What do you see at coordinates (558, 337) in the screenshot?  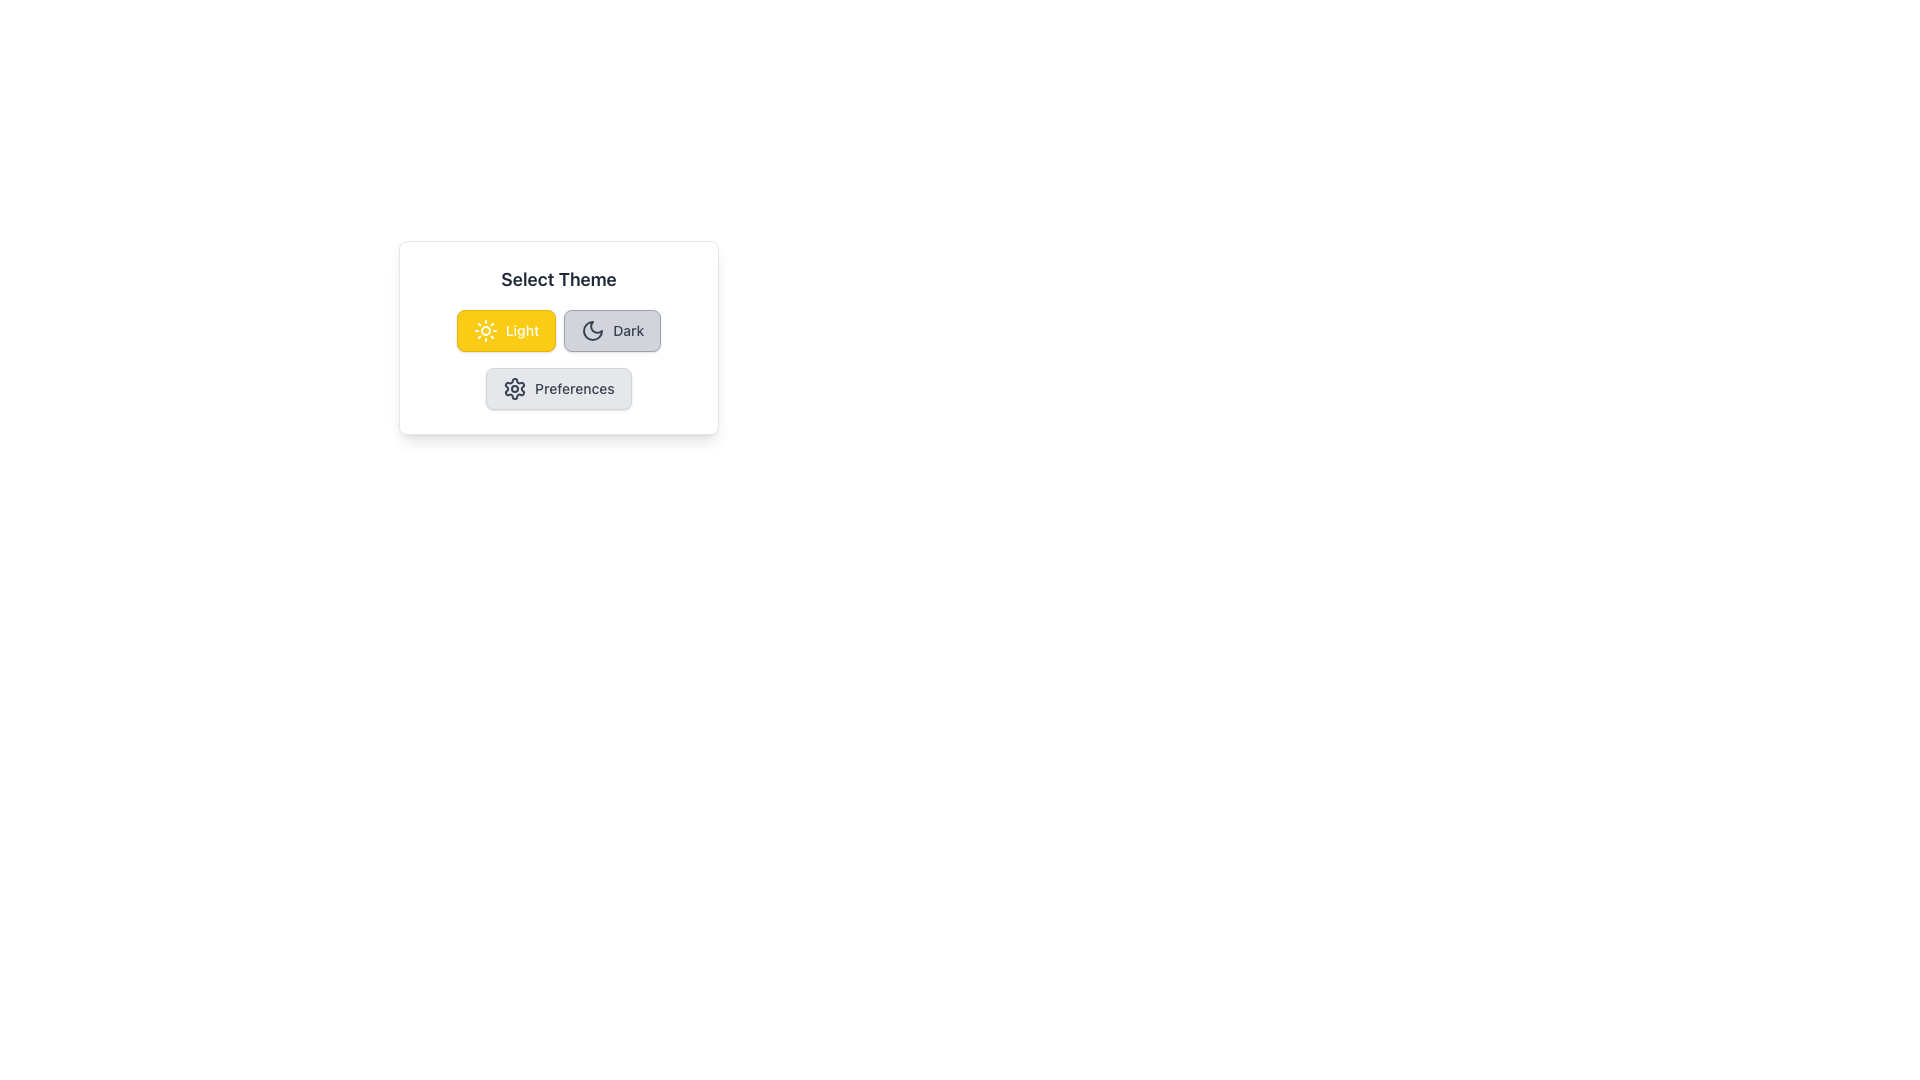 I see `the rectangular button with a yellow background labeled 'Light'` at bounding box center [558, 337].